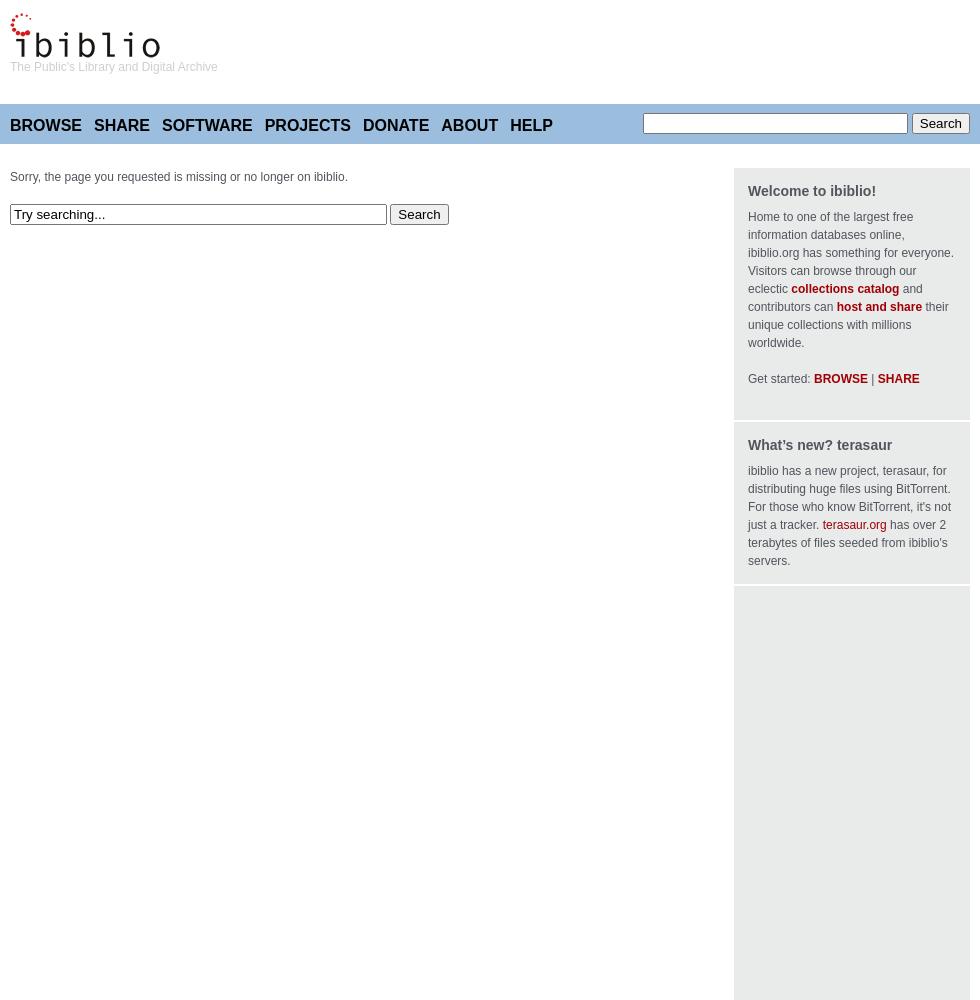  I want to click on 'collections catalog', so click(844, 289).